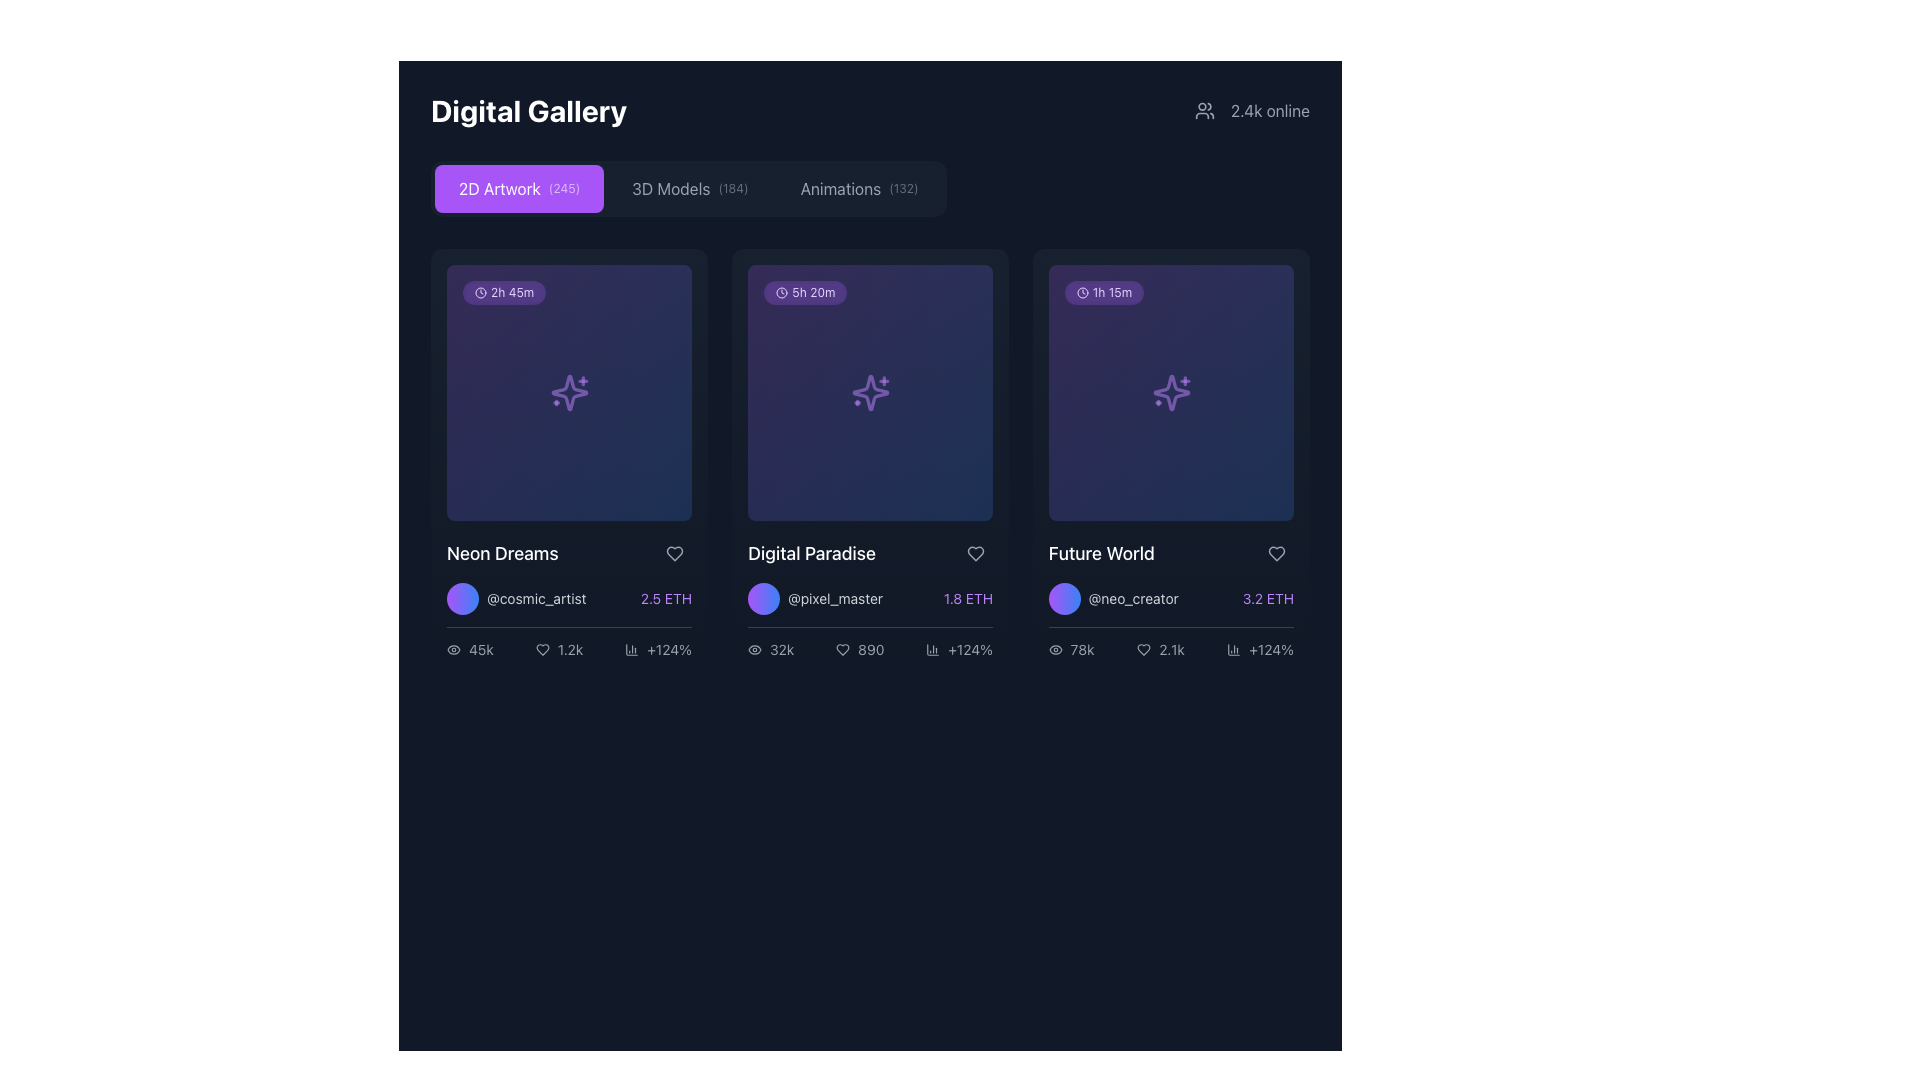 Image resolution: width=1920 pixels, height=1080 pixels. I want to click on the heart-shaped icon located in the bottom-right corner of the card labeled 'Future World', so click(1144, 650).